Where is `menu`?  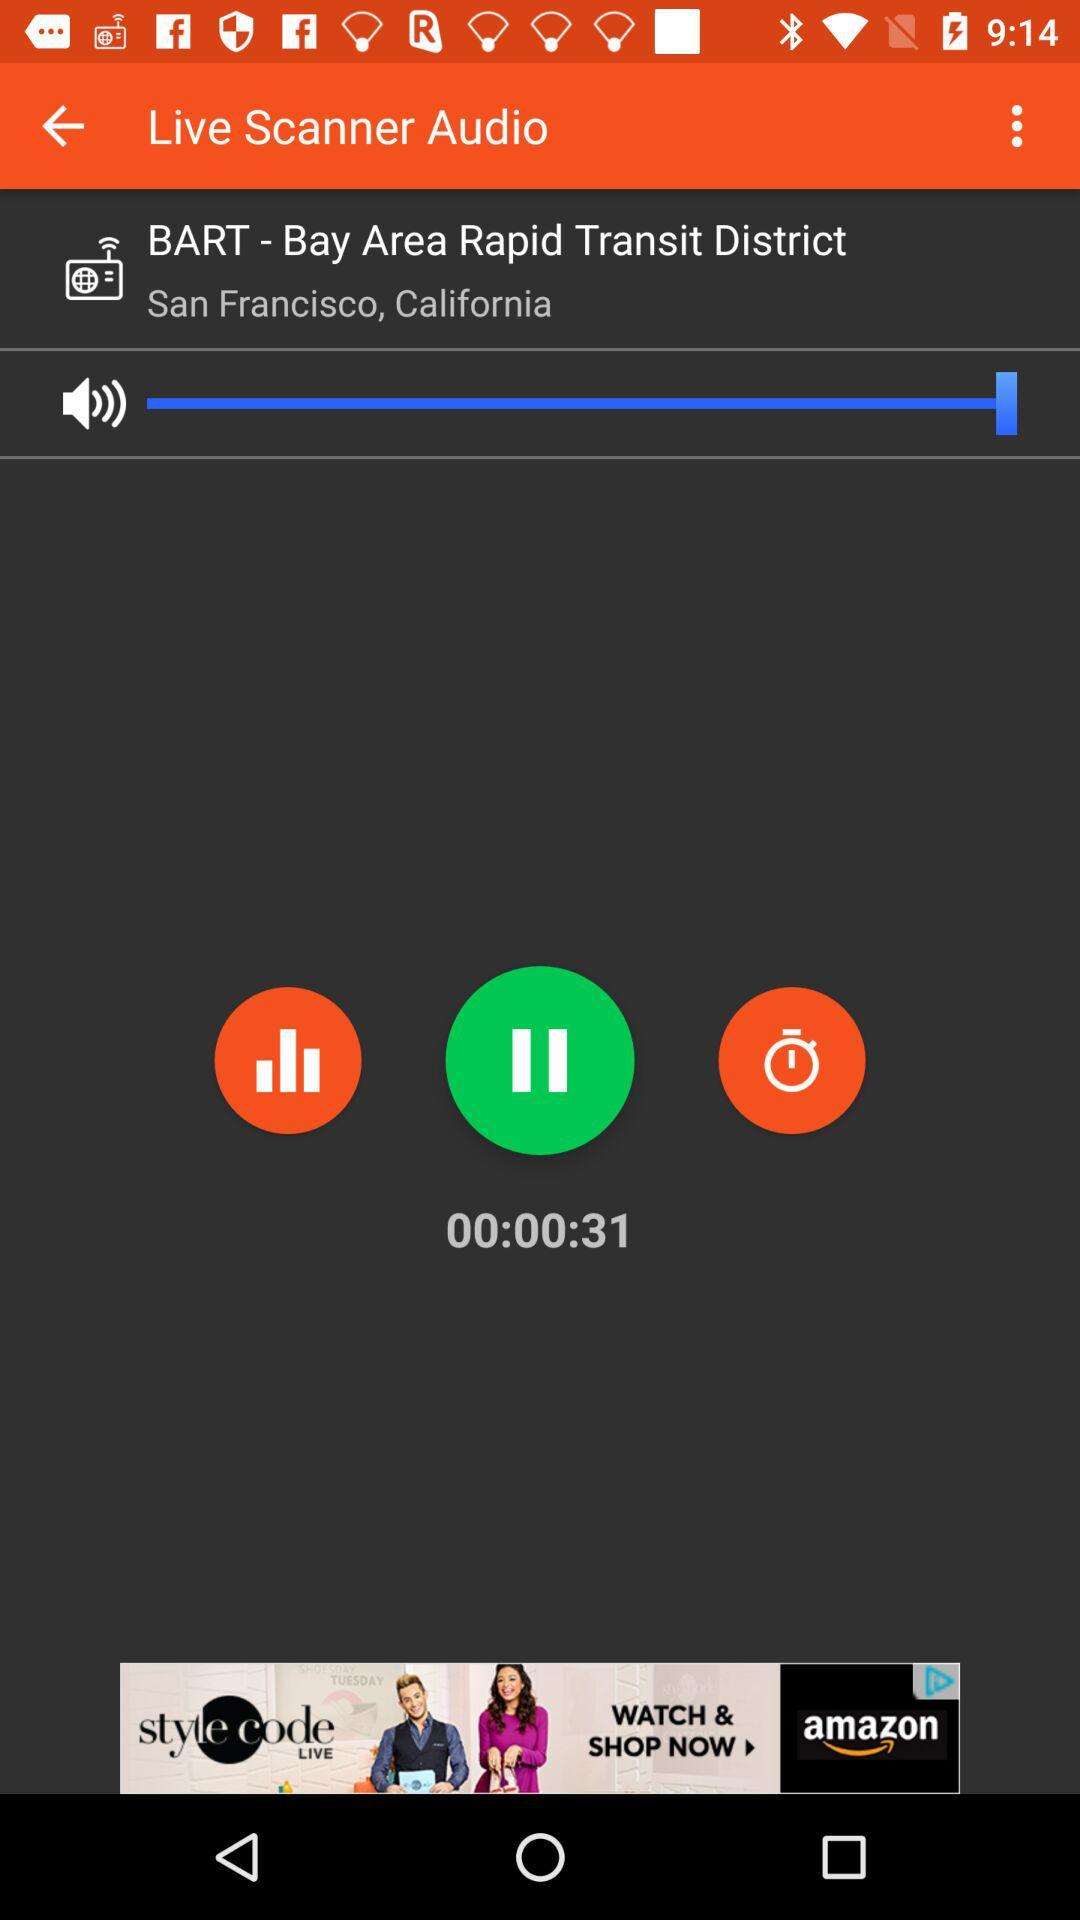
menu is located at coordinates (1017, 124).